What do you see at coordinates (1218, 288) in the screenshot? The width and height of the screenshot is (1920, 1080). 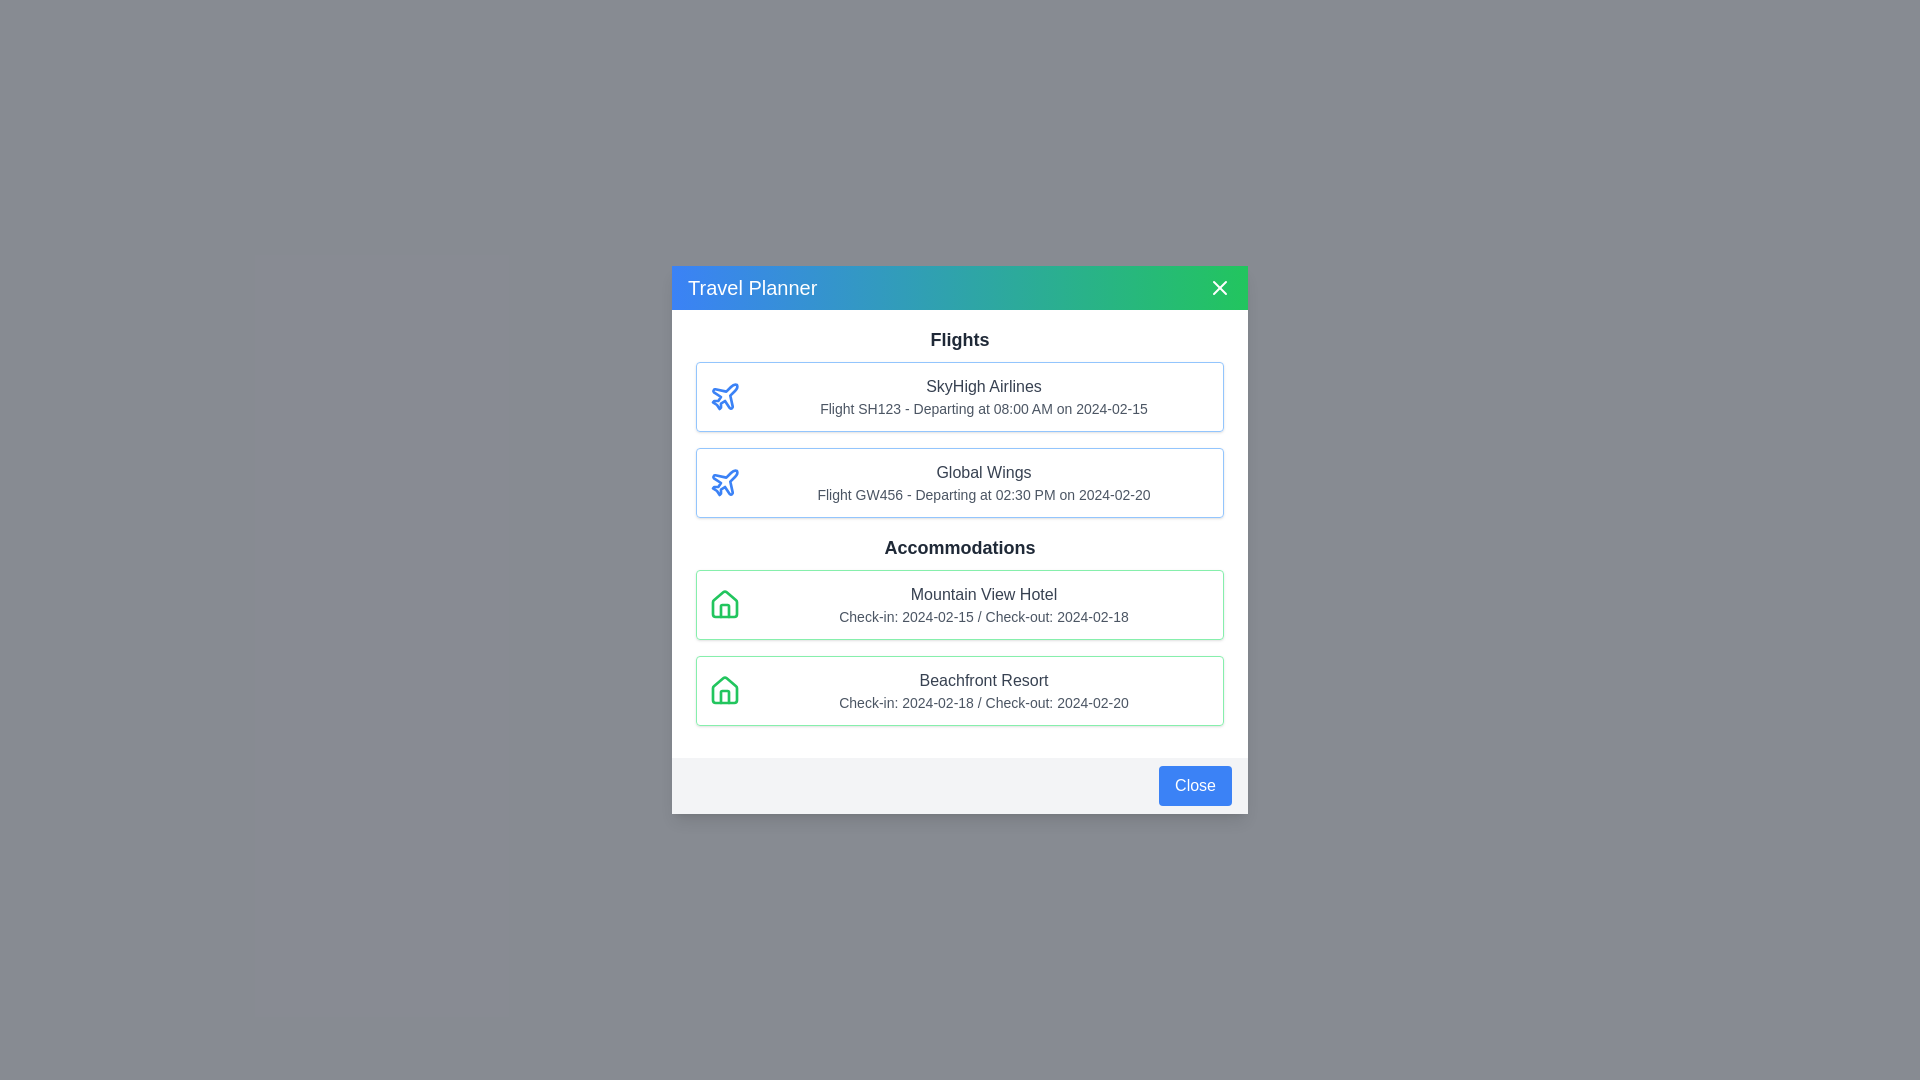 I see `the close button located in the top-right corner of the 'Travel Planner' modal` at bounding box center [1218, 288].